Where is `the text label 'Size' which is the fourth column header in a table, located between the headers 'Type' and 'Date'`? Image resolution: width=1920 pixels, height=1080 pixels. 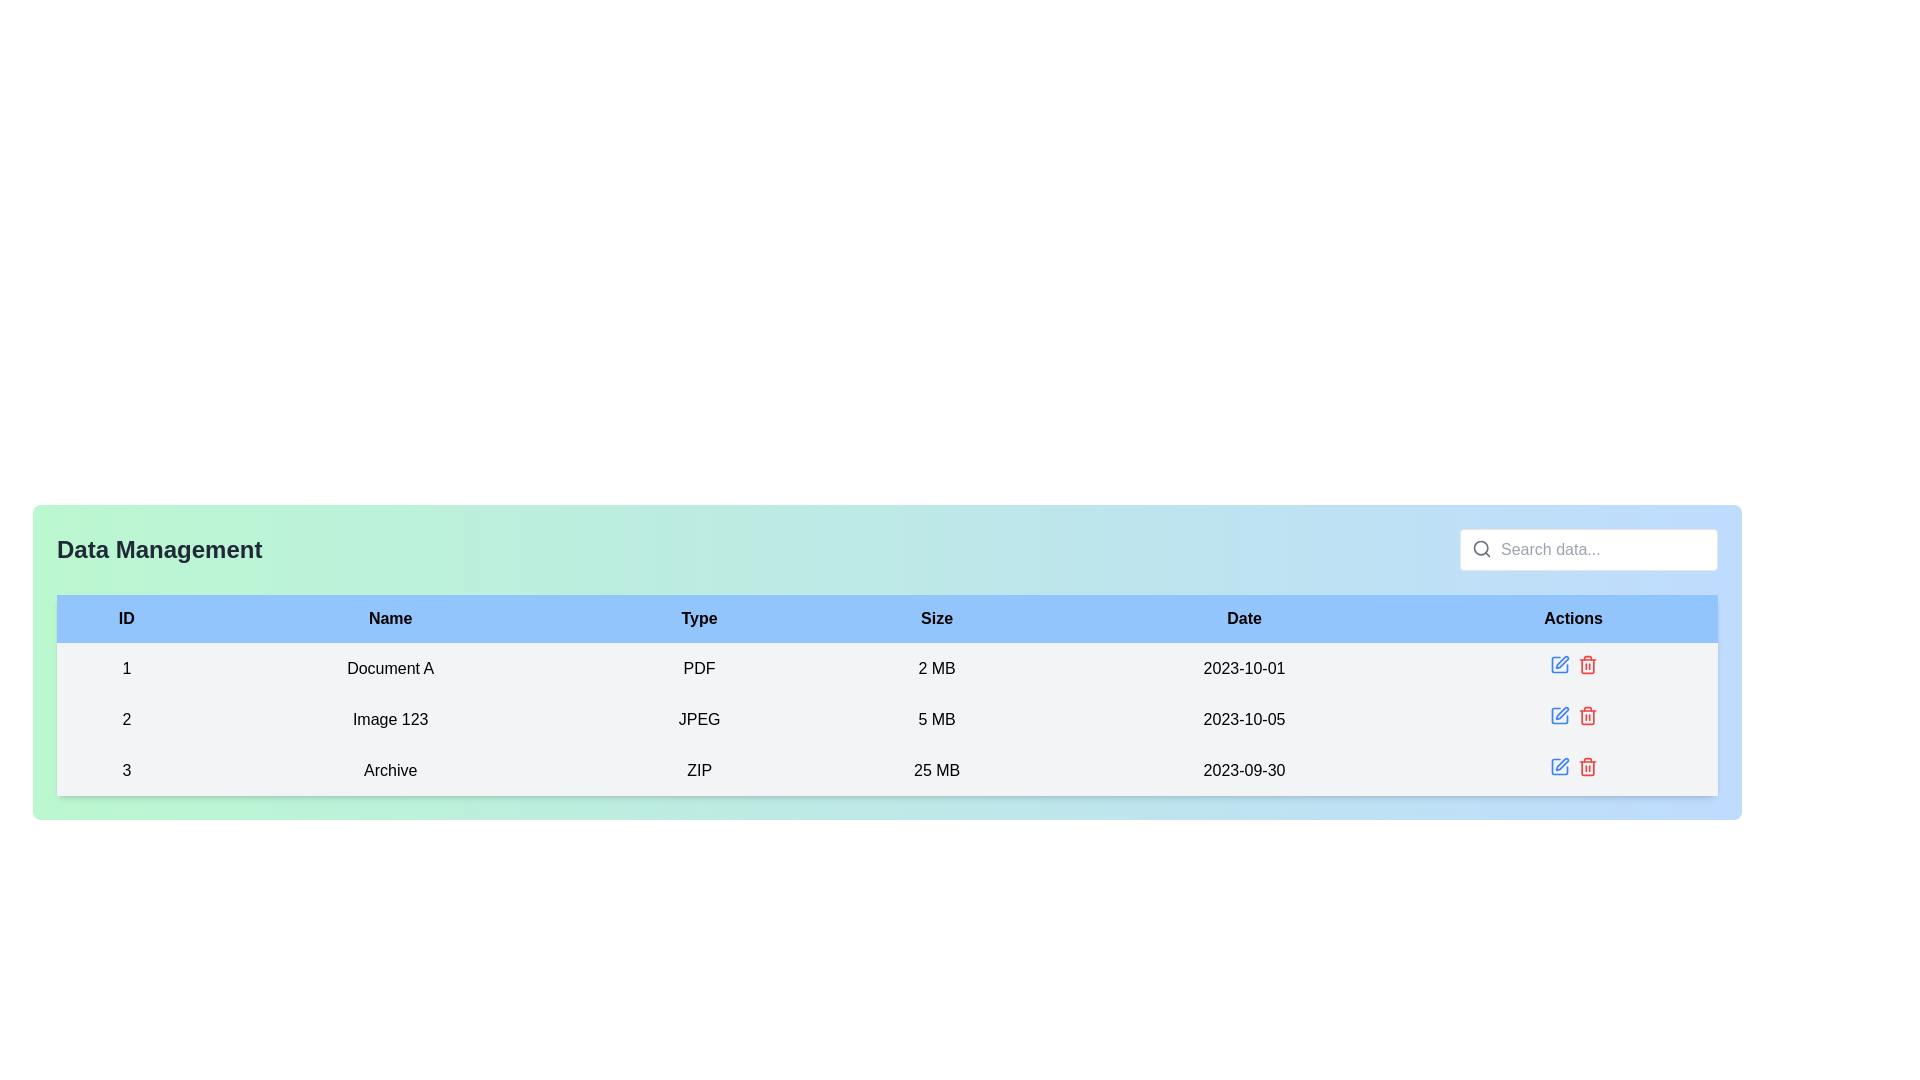 the text label 'Size' which is the fourth column header in a table, located between the headers 'Type' and 'Date' is located at coordinates (936, 617).